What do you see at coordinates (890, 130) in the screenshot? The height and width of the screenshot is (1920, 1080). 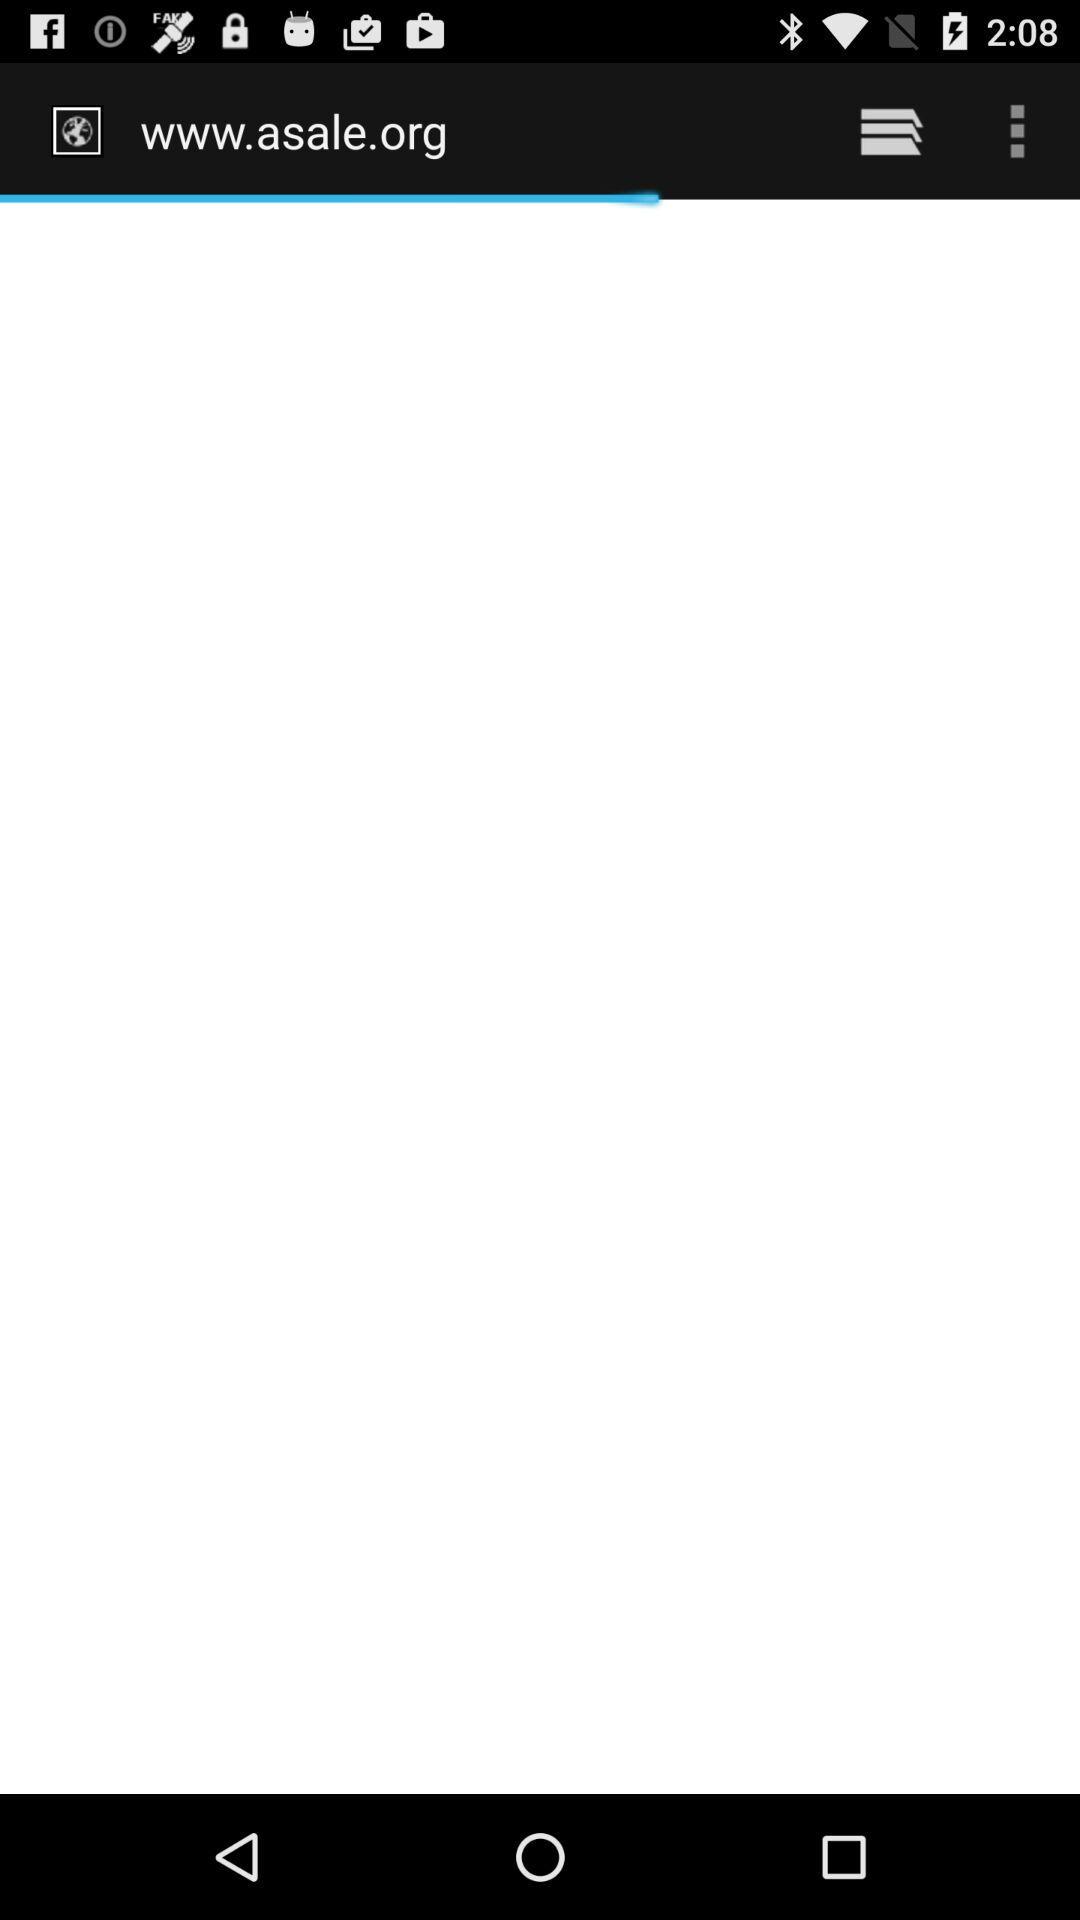 I see `icon next to the http www asale item` at bounding box center [890, 130].